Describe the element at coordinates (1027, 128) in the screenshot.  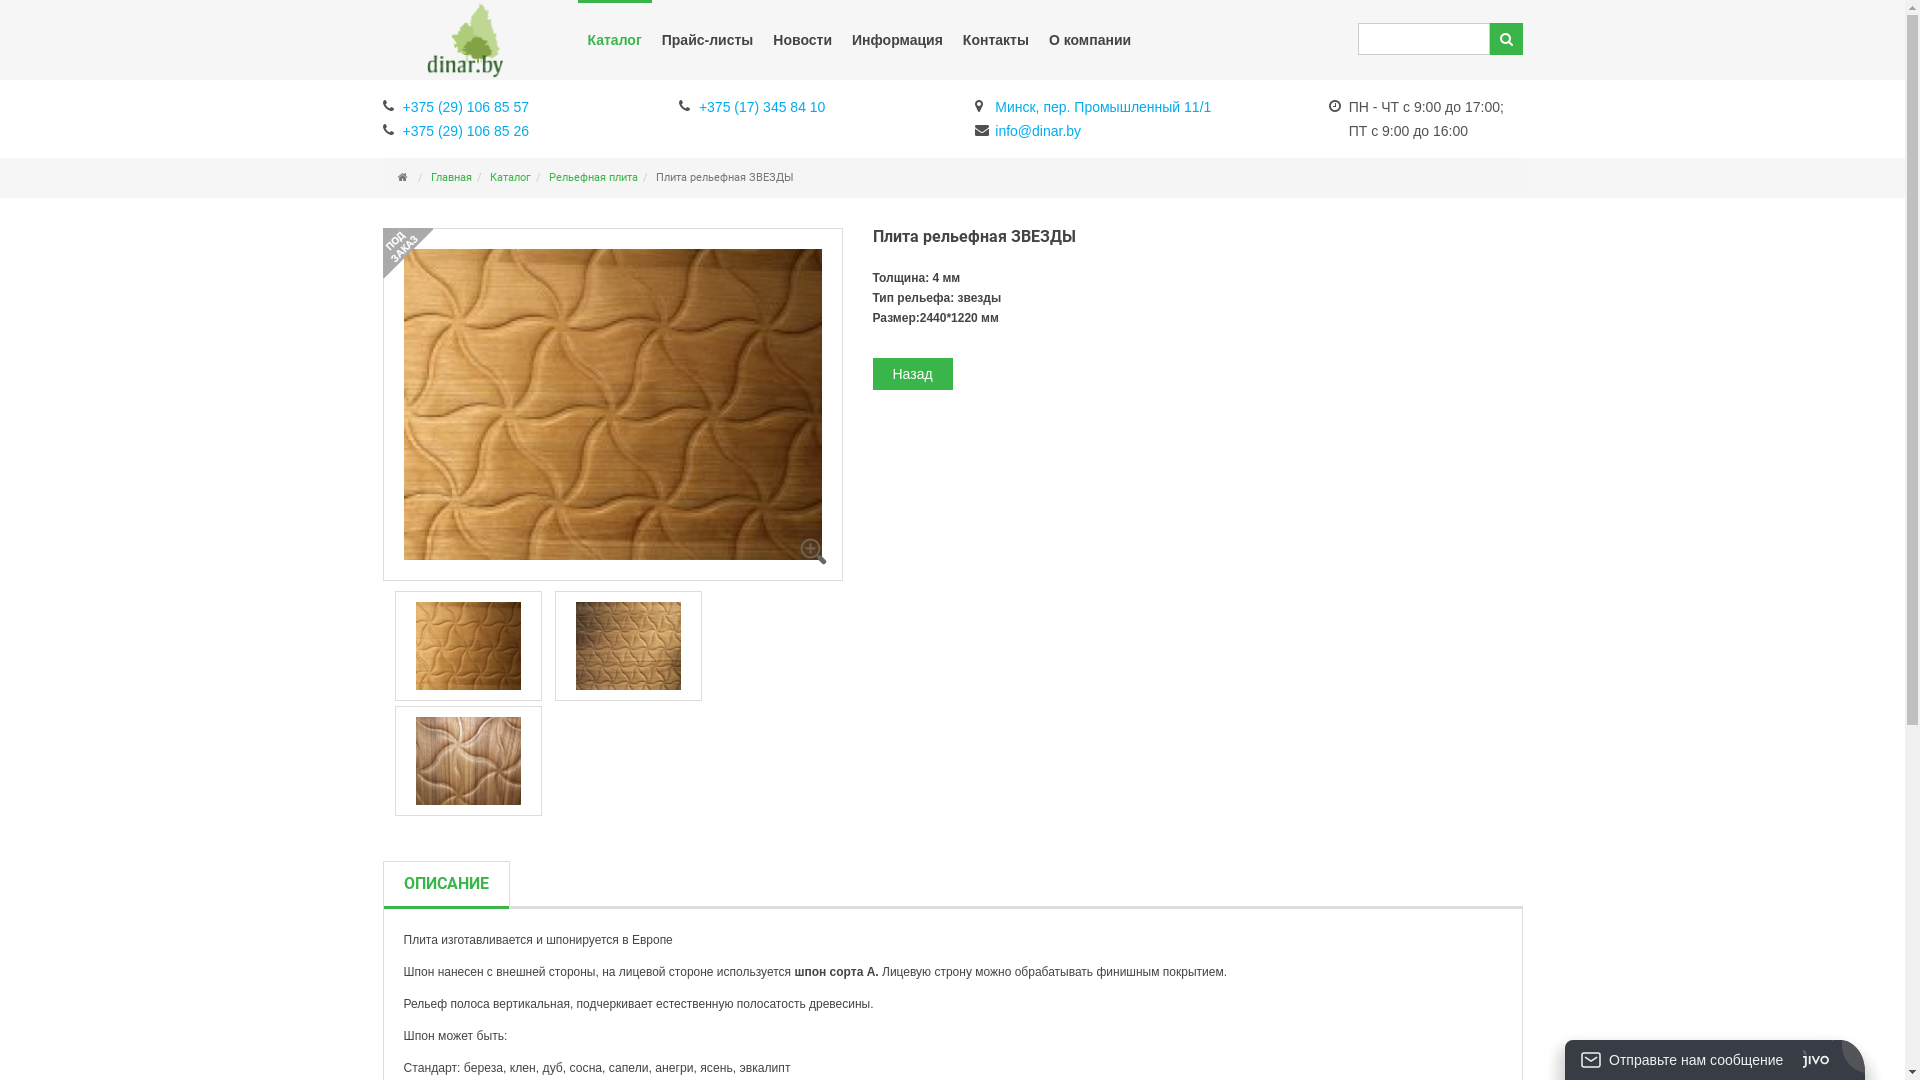
I see `'info@dinar.by'` at that location.